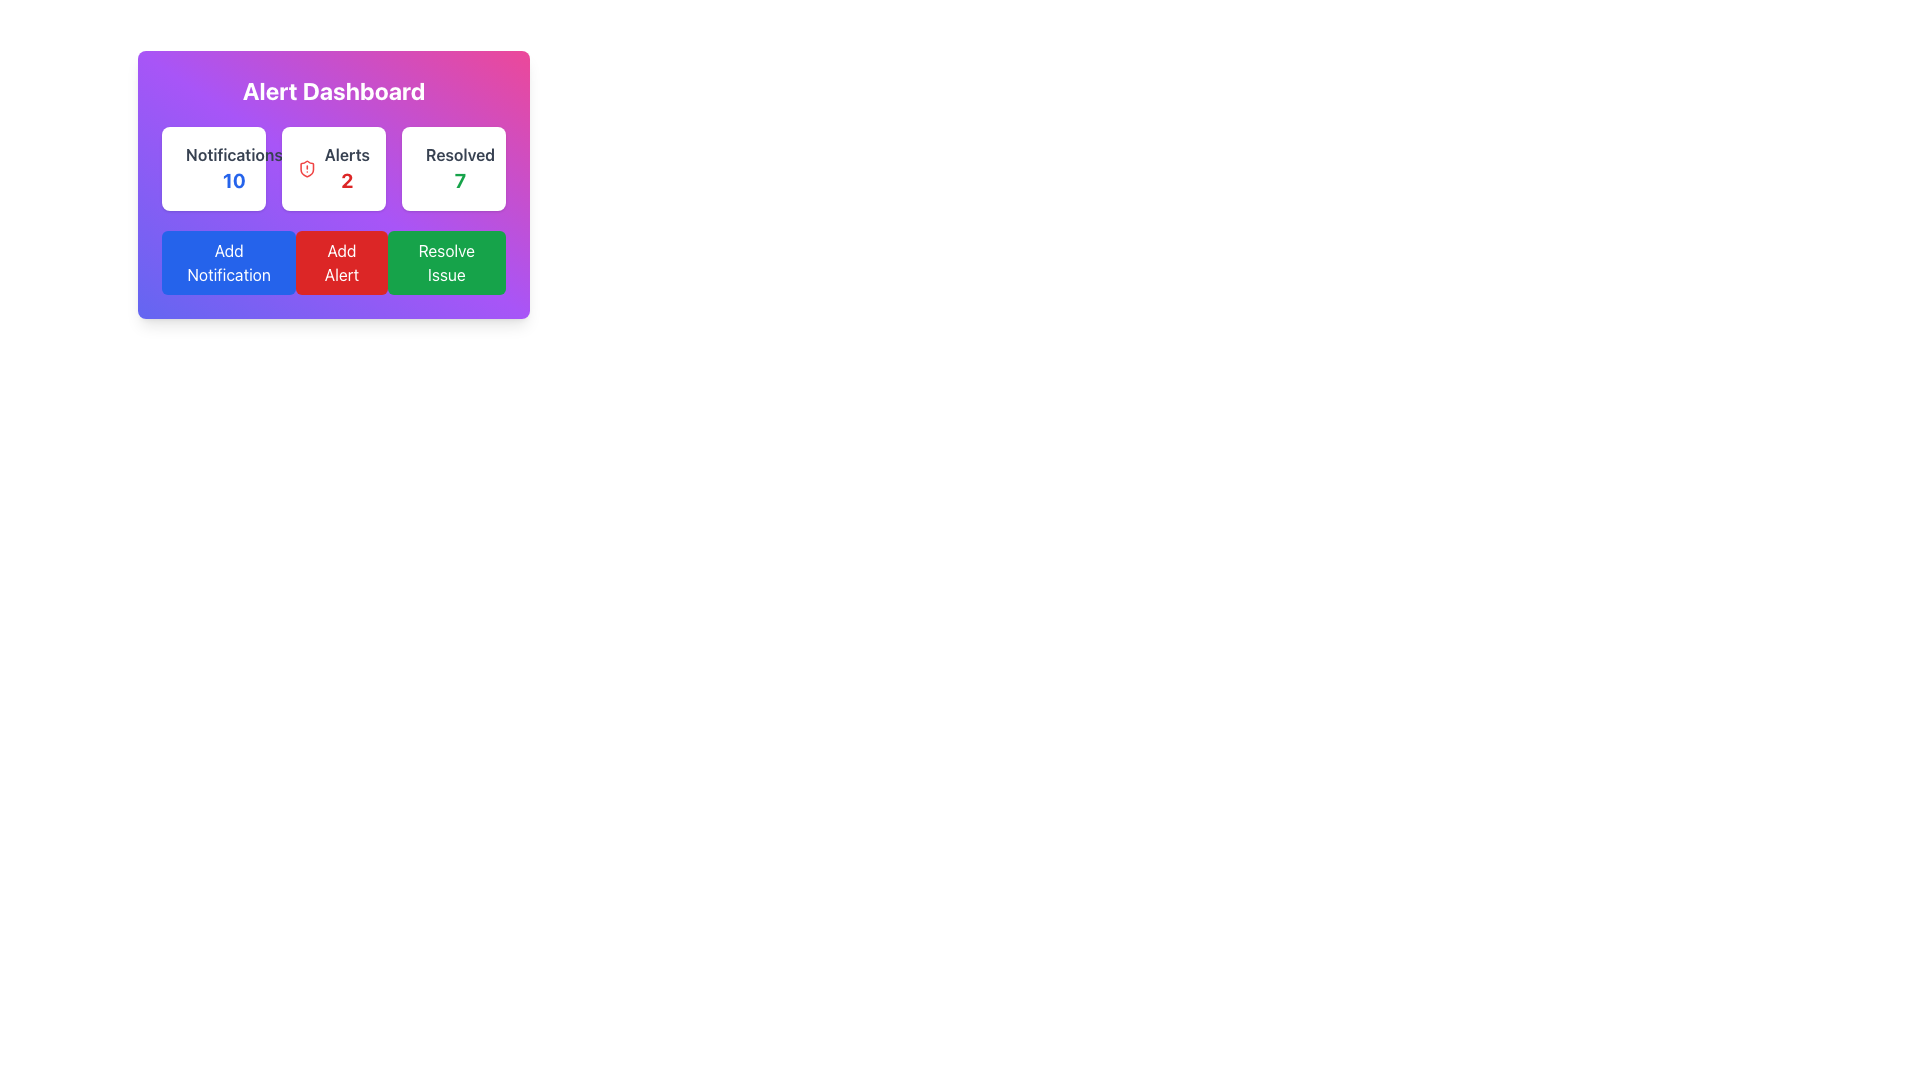 The width and height of the screenshot is (1920, 1080). I want to click on the 'Add Alert' button, which is a red rectangular button with white text, centrally located between 'Add Notification' and 'Resolve Issue' in the 'Alert Dashboard' panel, so click(334, 261).